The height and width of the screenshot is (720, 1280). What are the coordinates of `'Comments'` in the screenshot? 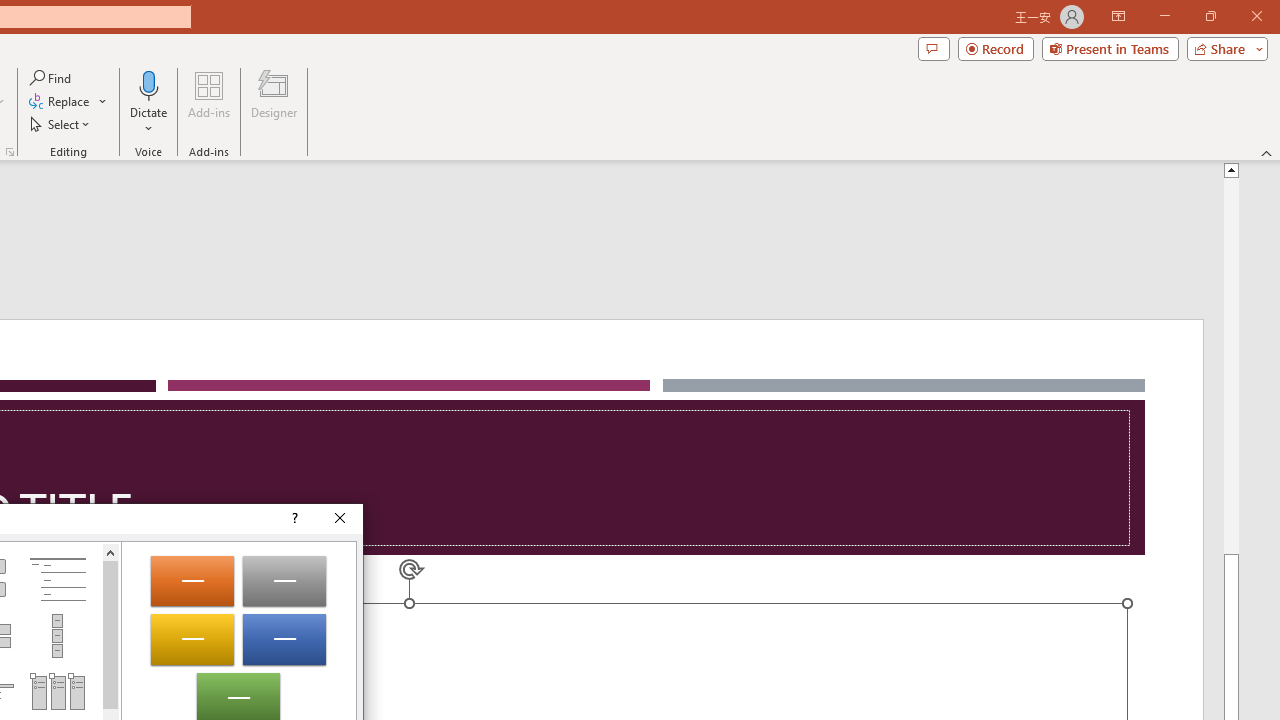 It's located at (932, 47).